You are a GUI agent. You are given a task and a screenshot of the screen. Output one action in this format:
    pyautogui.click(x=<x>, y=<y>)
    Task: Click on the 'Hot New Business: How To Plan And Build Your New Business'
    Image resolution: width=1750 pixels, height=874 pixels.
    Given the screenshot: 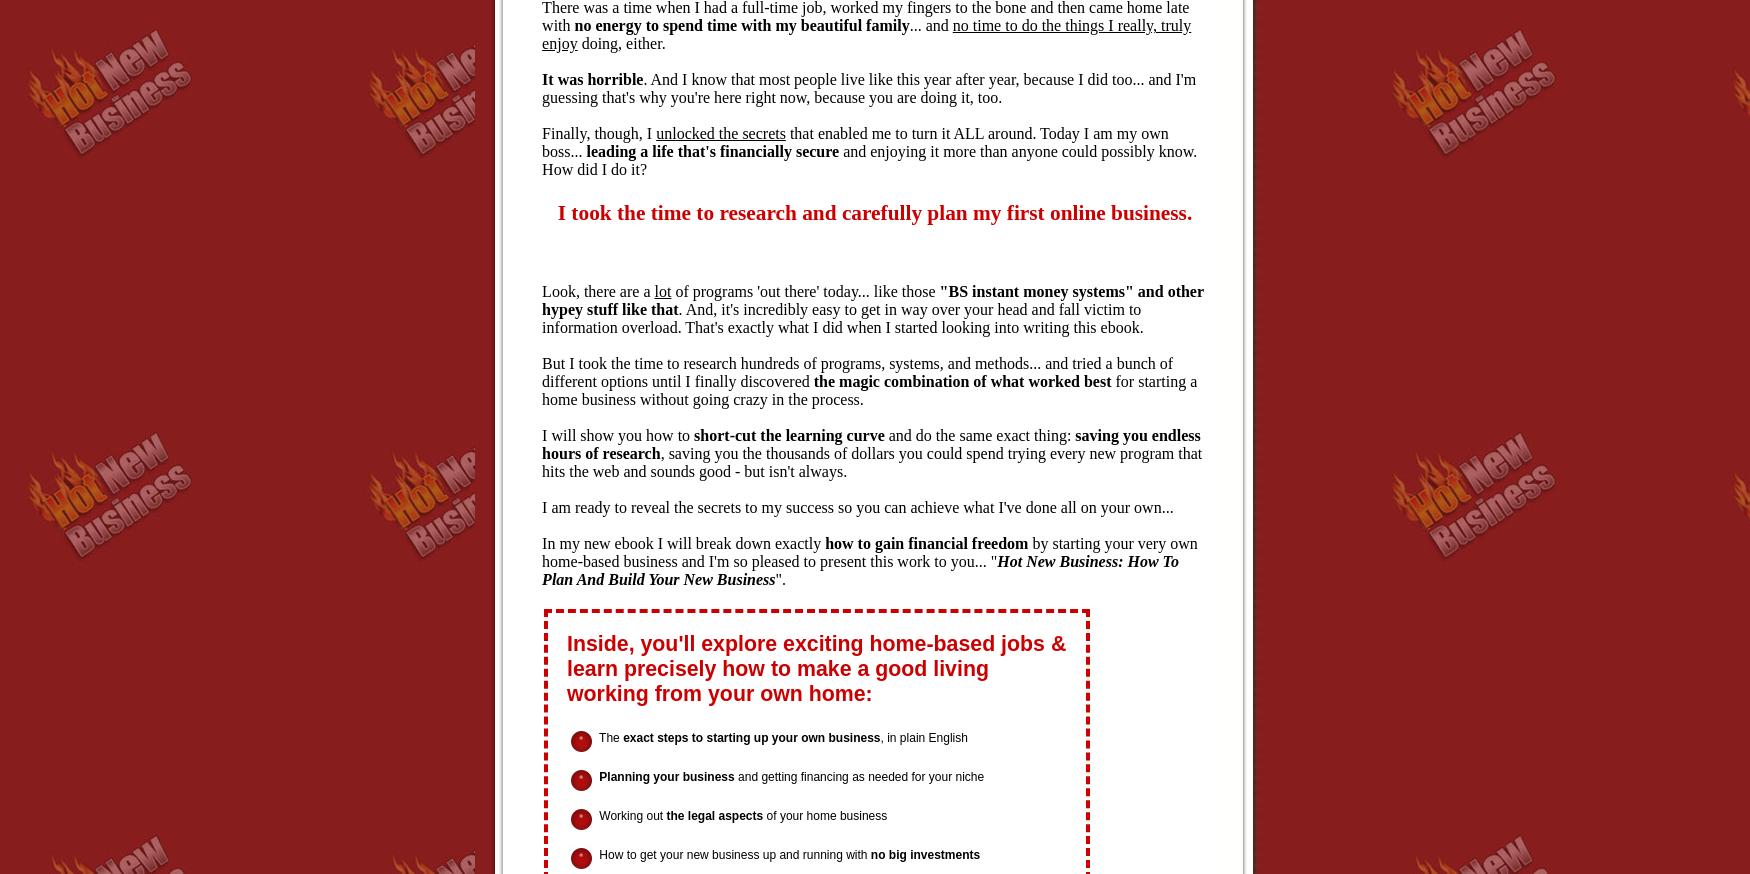 What is the action you would take?
    pyautogui.click(x=859, y=570)
    